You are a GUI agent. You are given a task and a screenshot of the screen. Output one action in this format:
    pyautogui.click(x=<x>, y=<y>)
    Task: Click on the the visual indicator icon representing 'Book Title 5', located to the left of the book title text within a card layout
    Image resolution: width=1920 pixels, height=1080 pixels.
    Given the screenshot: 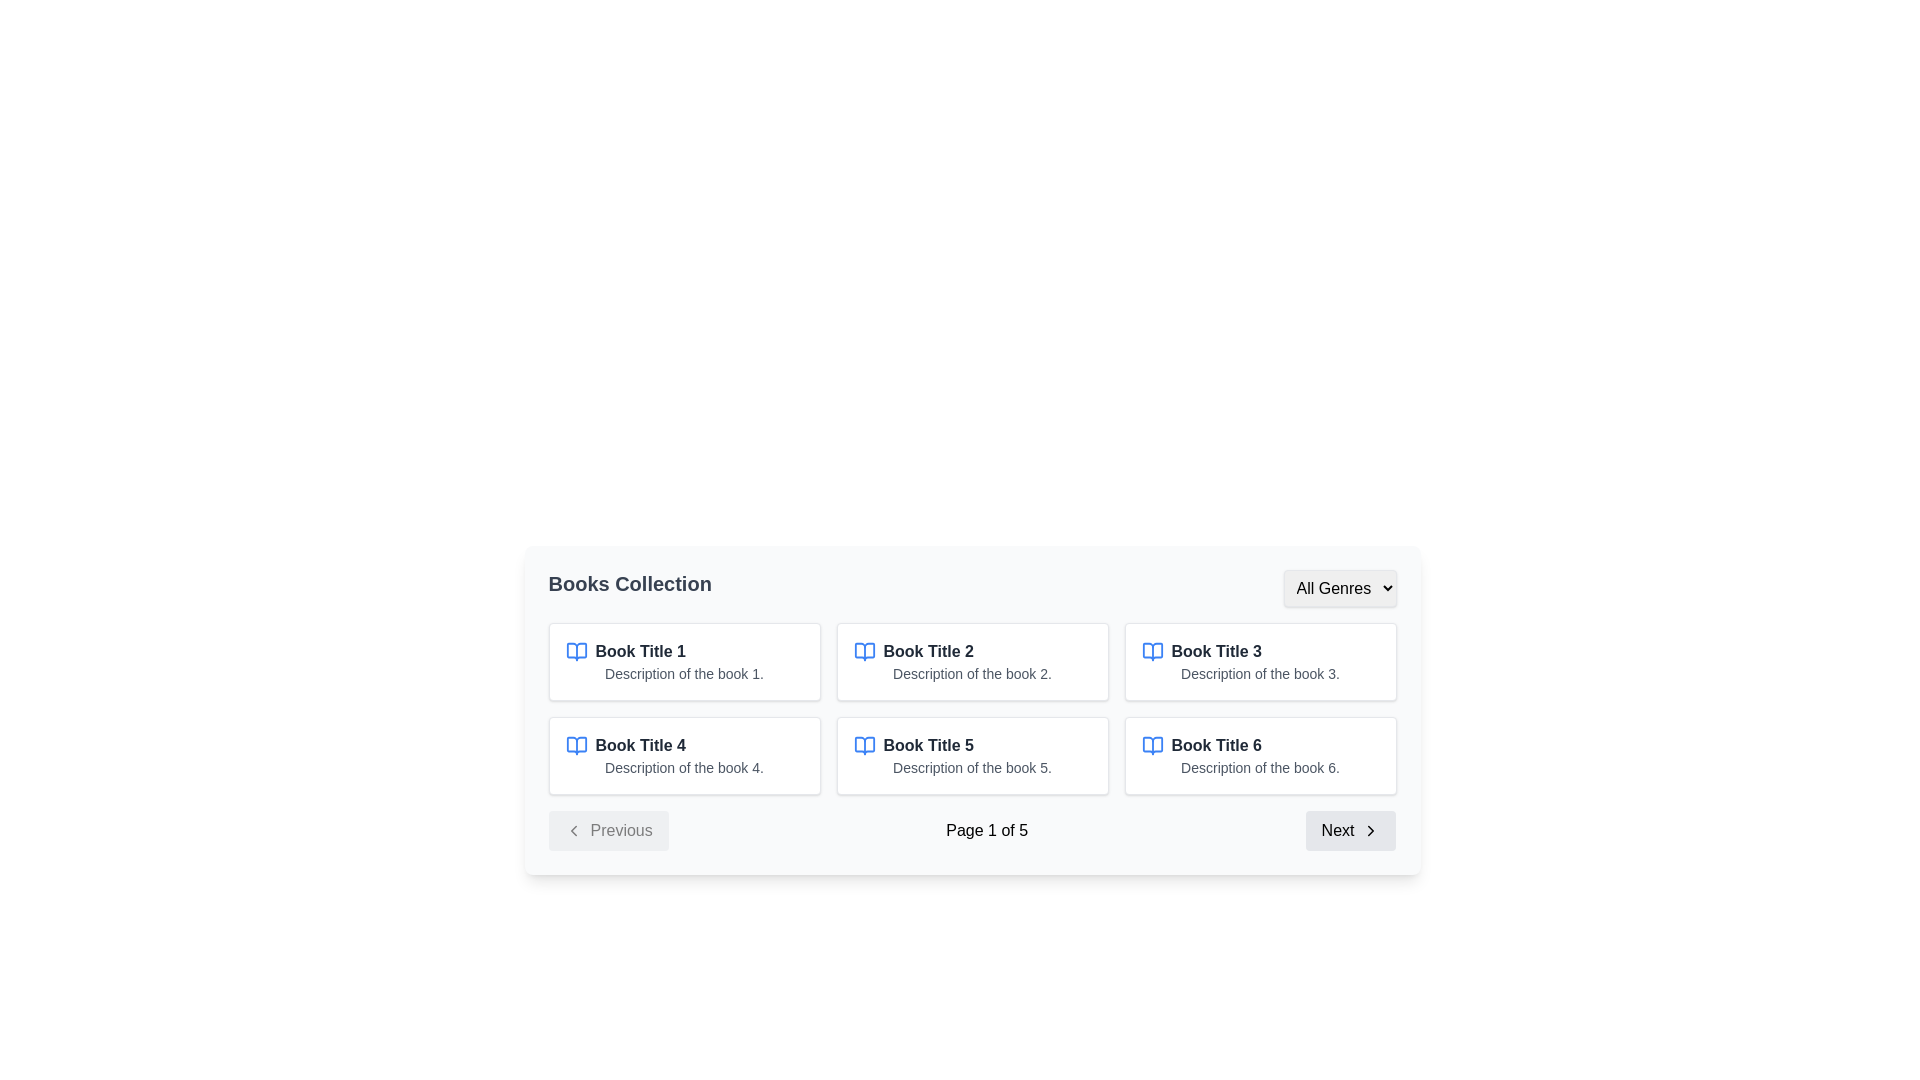 What is the action you would take?
    pyautogui.click(x=864, y=745)
    